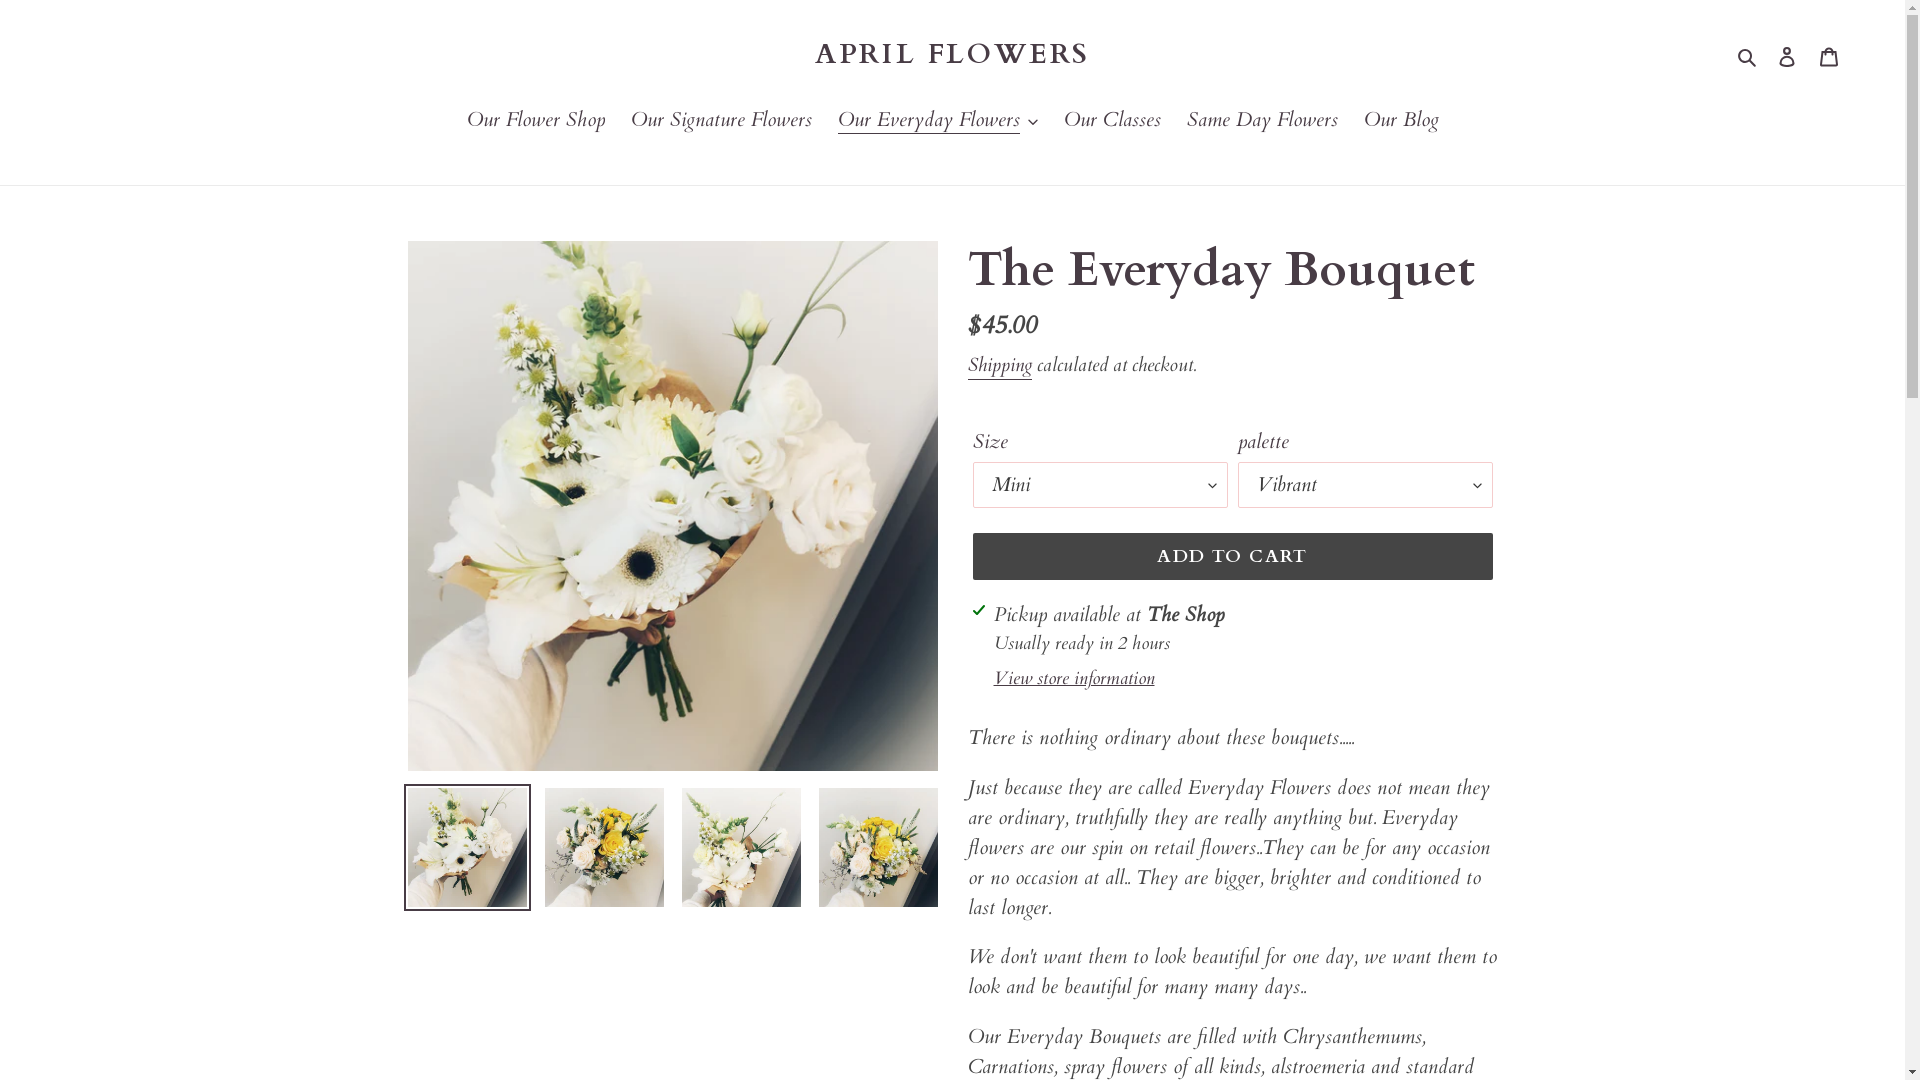 The width and height of the screenshot is (1920, 1080). I want to click on 'Log in', so click(1786, 53).